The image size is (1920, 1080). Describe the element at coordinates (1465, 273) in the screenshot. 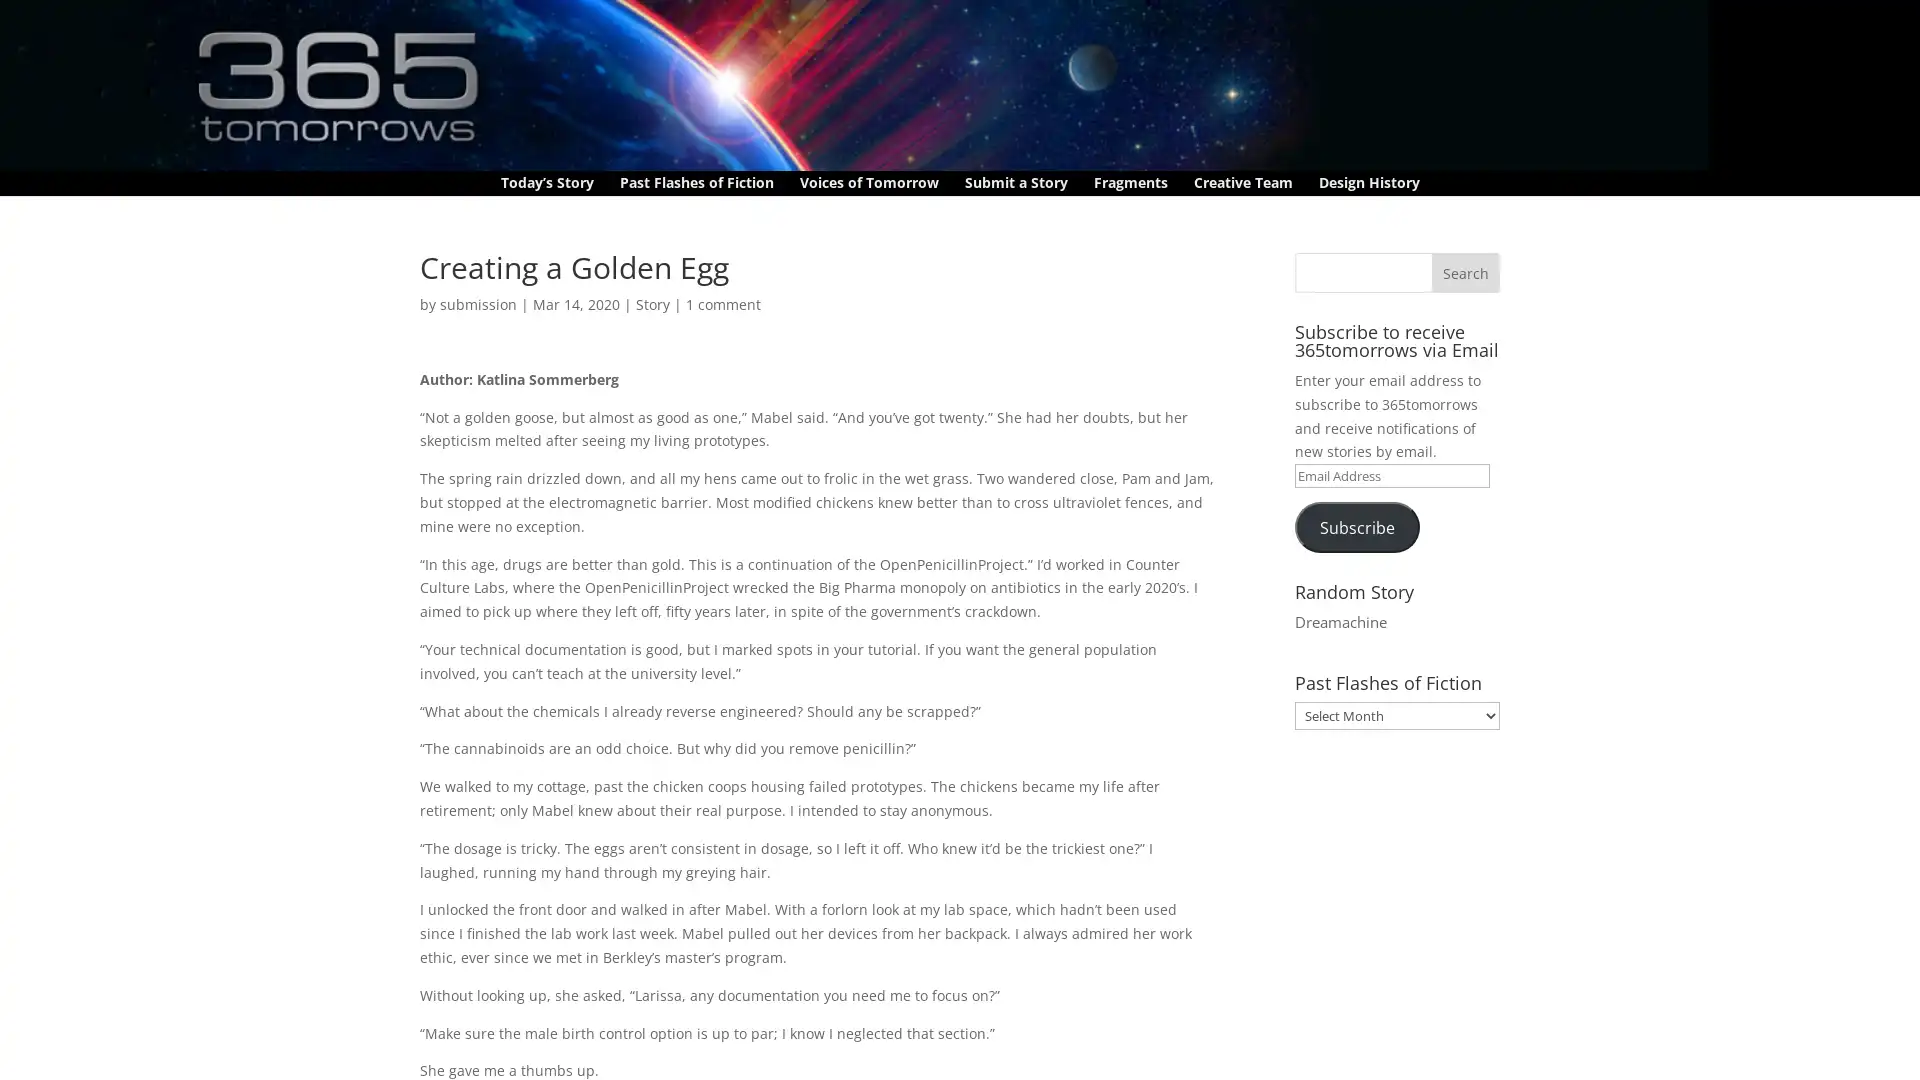

I see `Search` at that location.